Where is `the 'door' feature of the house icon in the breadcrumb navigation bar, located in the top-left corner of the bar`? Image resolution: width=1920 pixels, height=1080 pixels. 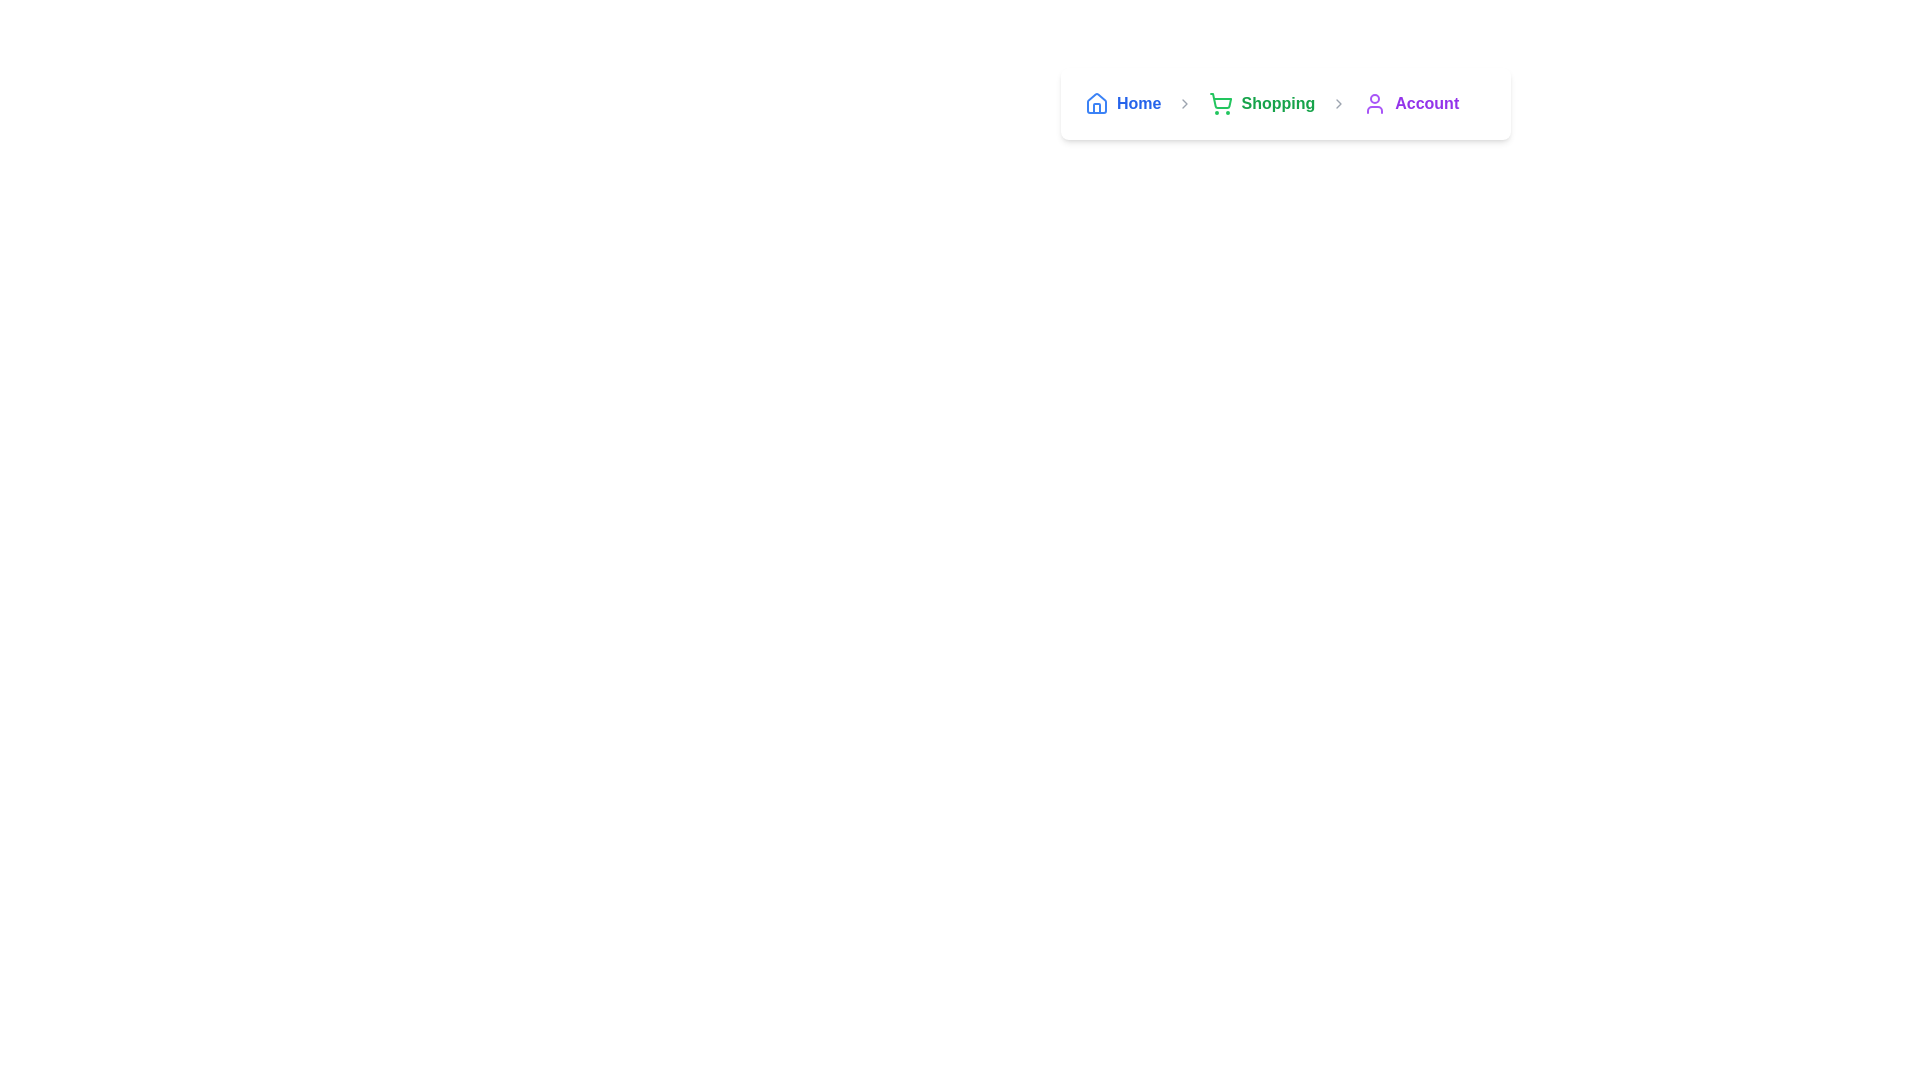 the 'door' feature of the house icon in the breadcrumb navigation bar, located in the top-left corner of the bar is located at coordinates (1096, 108).